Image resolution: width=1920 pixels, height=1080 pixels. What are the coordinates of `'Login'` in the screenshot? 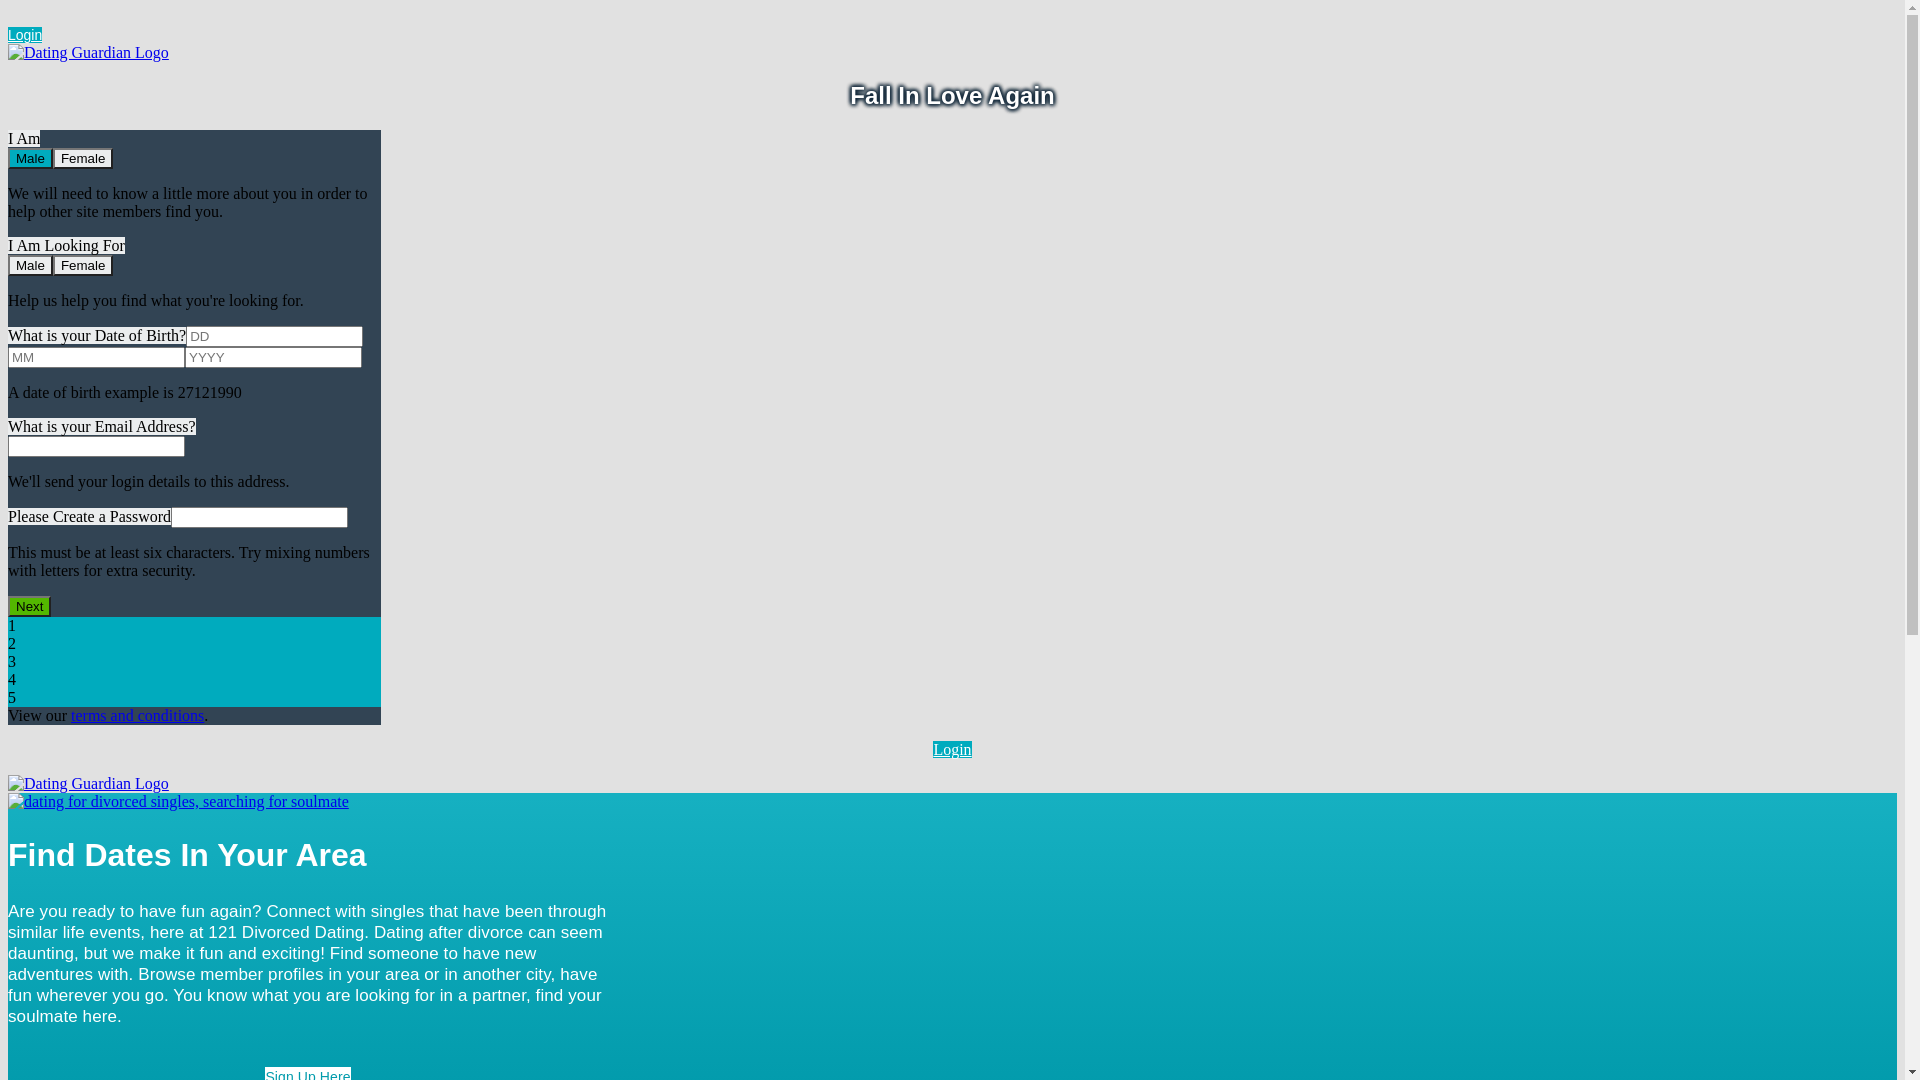 It's located at (8, 34).